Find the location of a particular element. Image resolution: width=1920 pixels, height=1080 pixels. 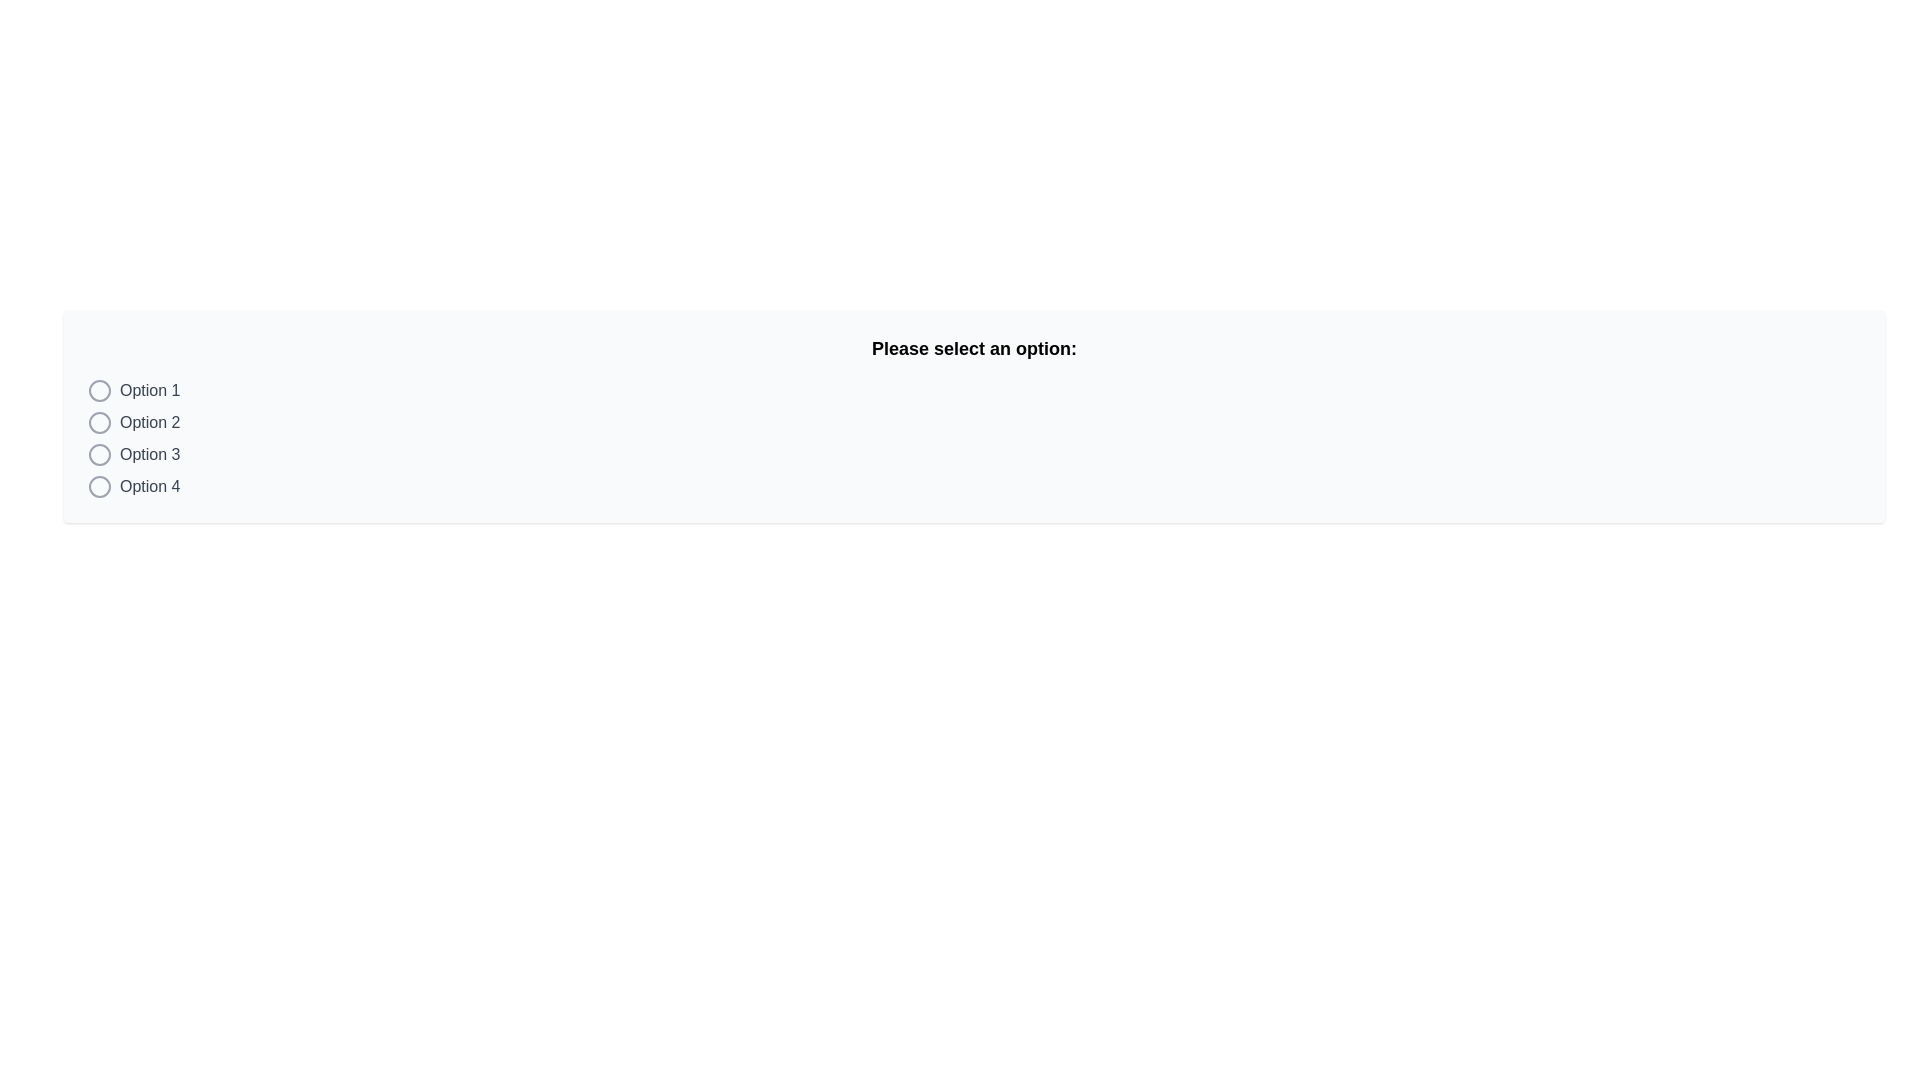

text label indicating the third selectable option in the list, which is positioned to the left of the corresponding radio button is located at coordinates (149, 455).